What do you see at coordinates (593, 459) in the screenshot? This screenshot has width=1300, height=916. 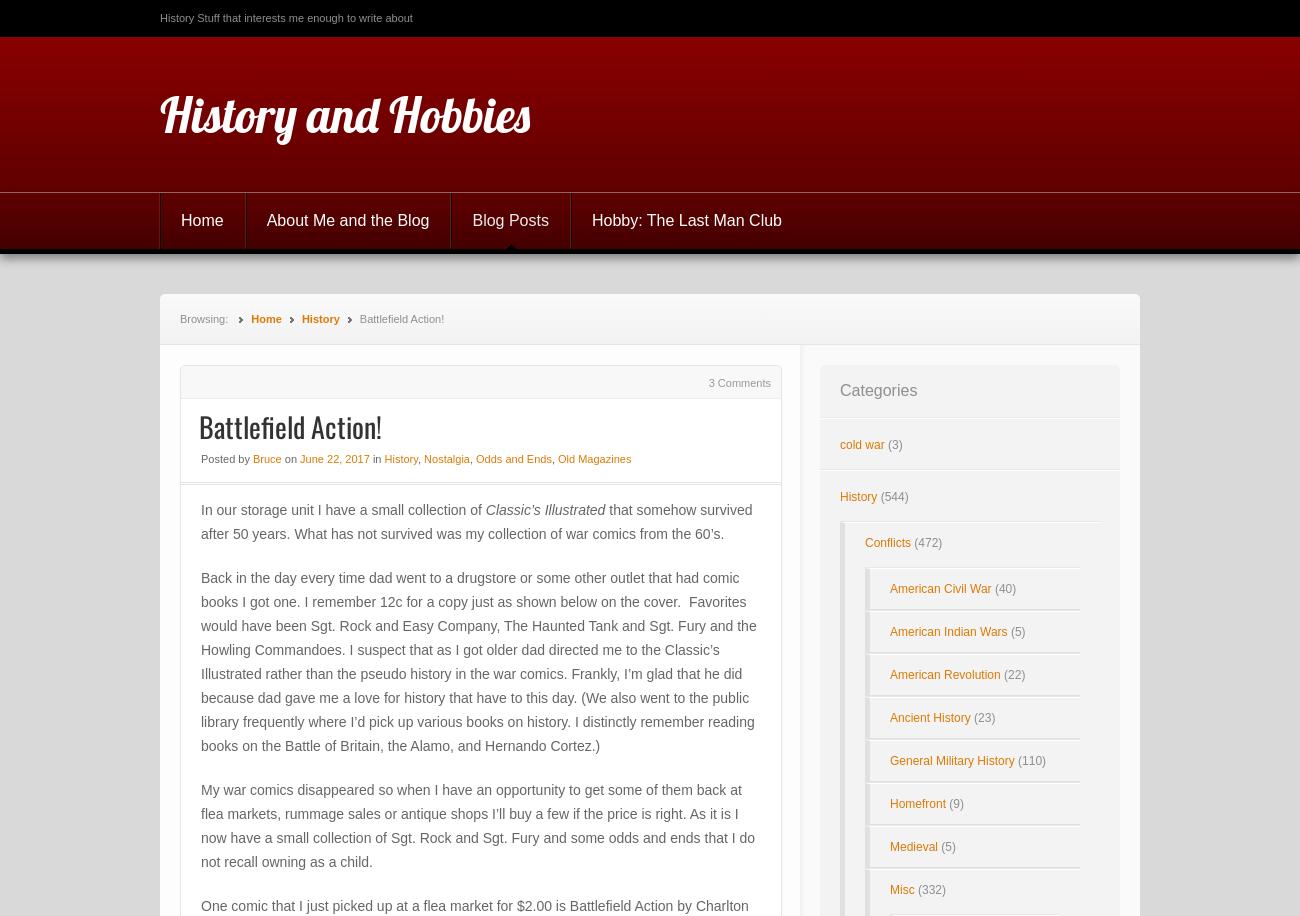 I see `'Old Magazines'` at bounding box center [593, 459].